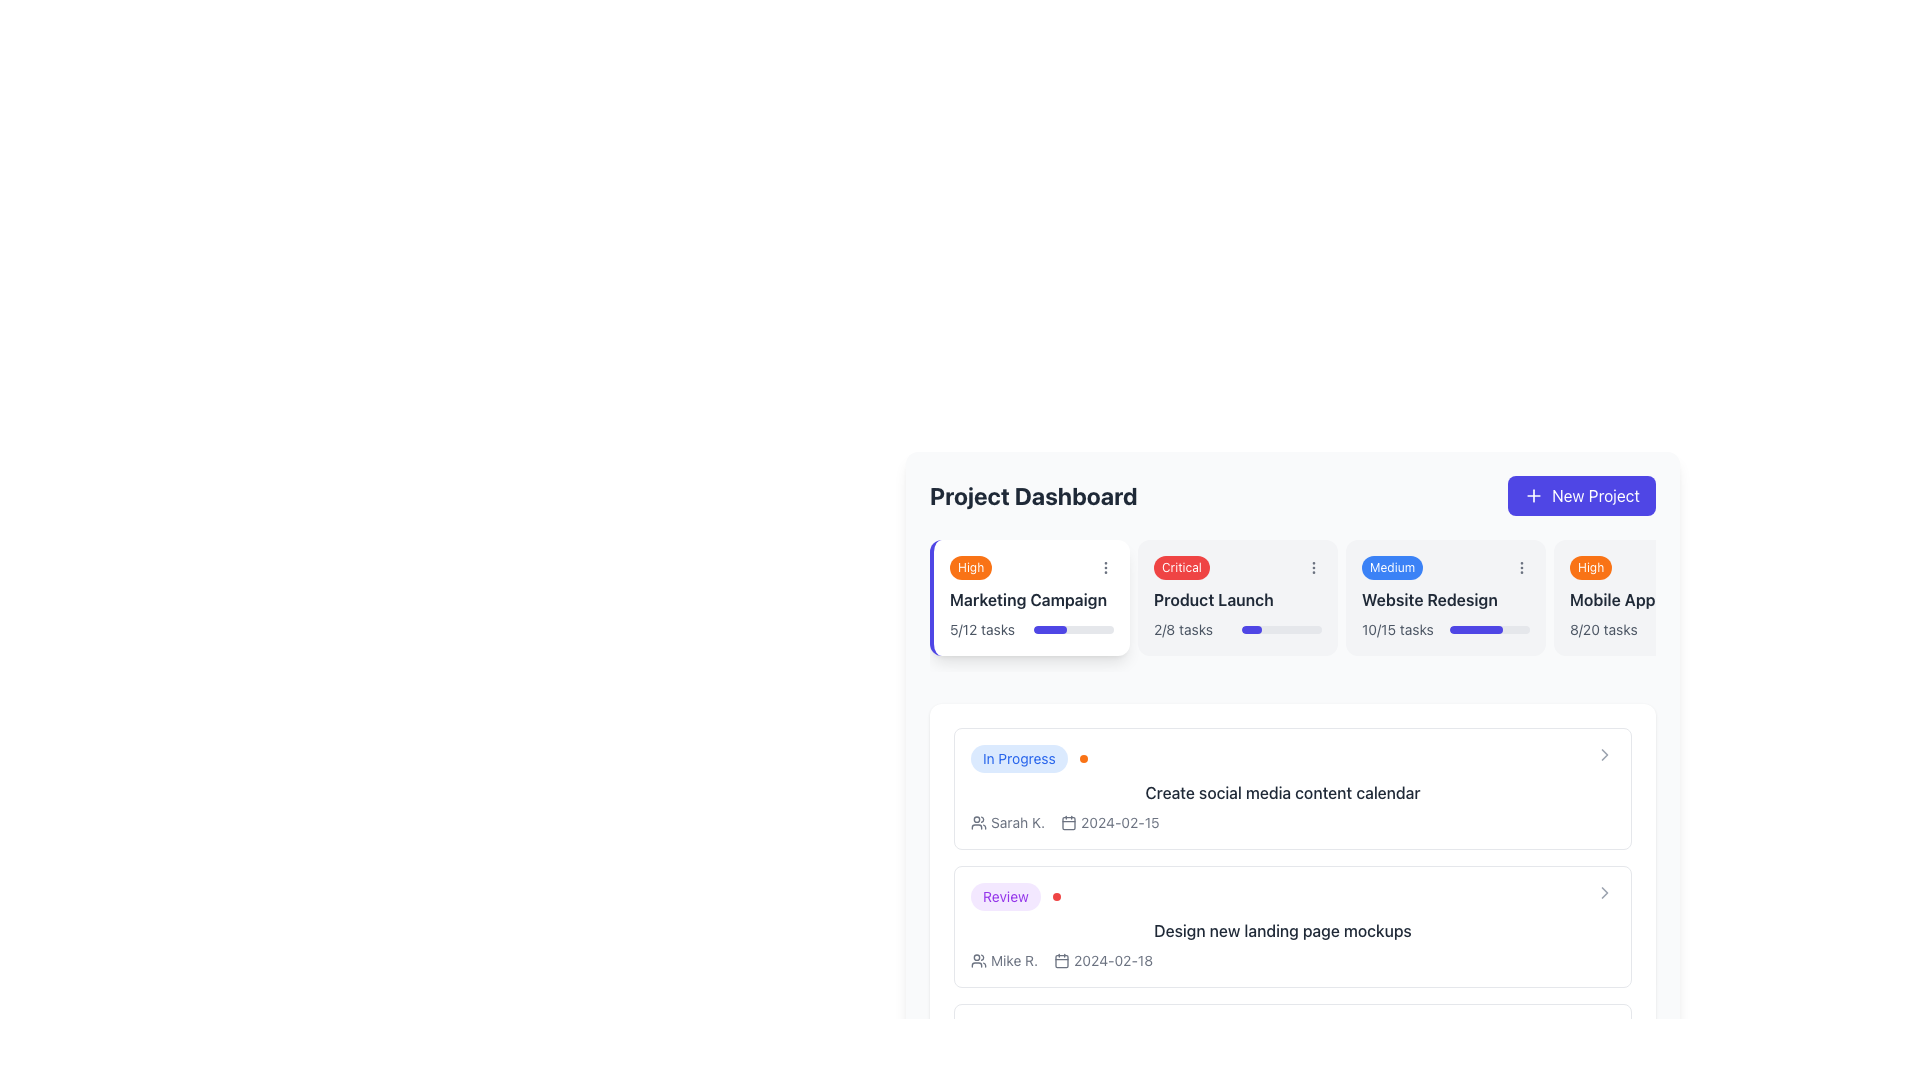 The width and height of the screenshot is (1920, 1080). Describe the element at coordinates (1237, 599) in the screenshot. I see `text label that indicates the task as 'Product Launch', which is located in the middle of the second task card below the 'Critical' badge` at that location.